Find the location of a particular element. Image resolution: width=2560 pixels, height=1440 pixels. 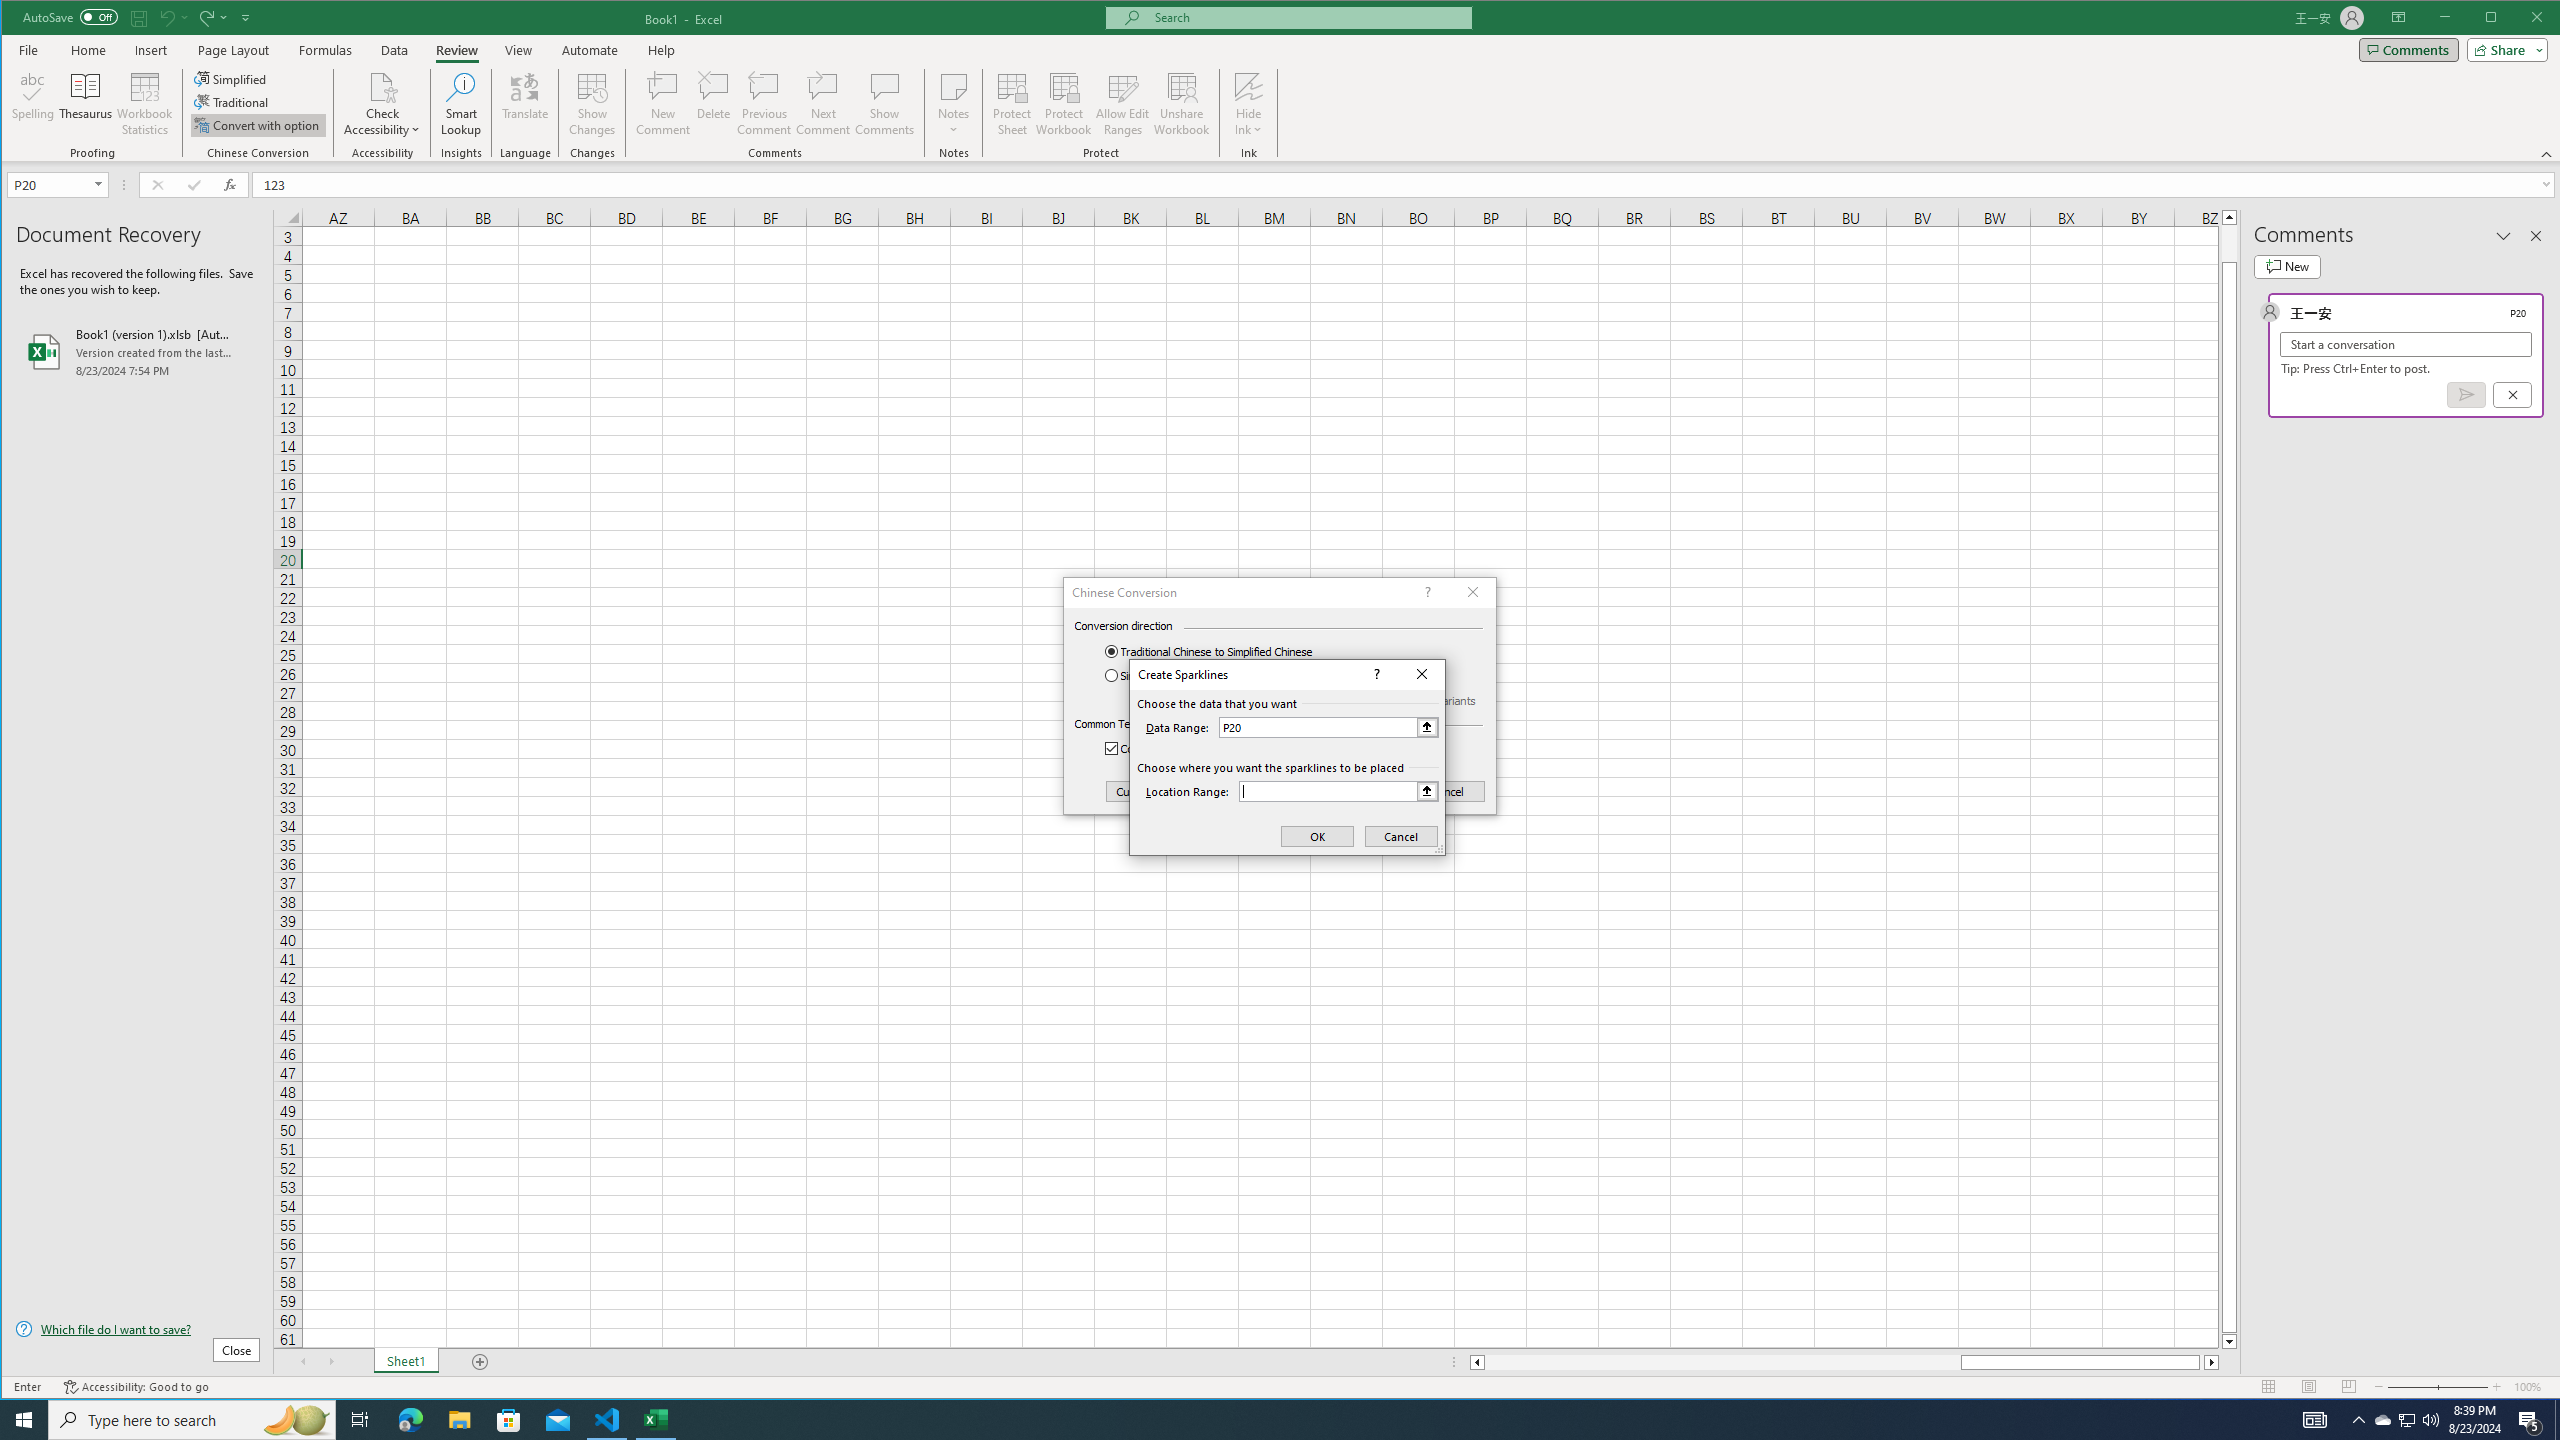

'Traditional' is located at coordinates (232, 102).